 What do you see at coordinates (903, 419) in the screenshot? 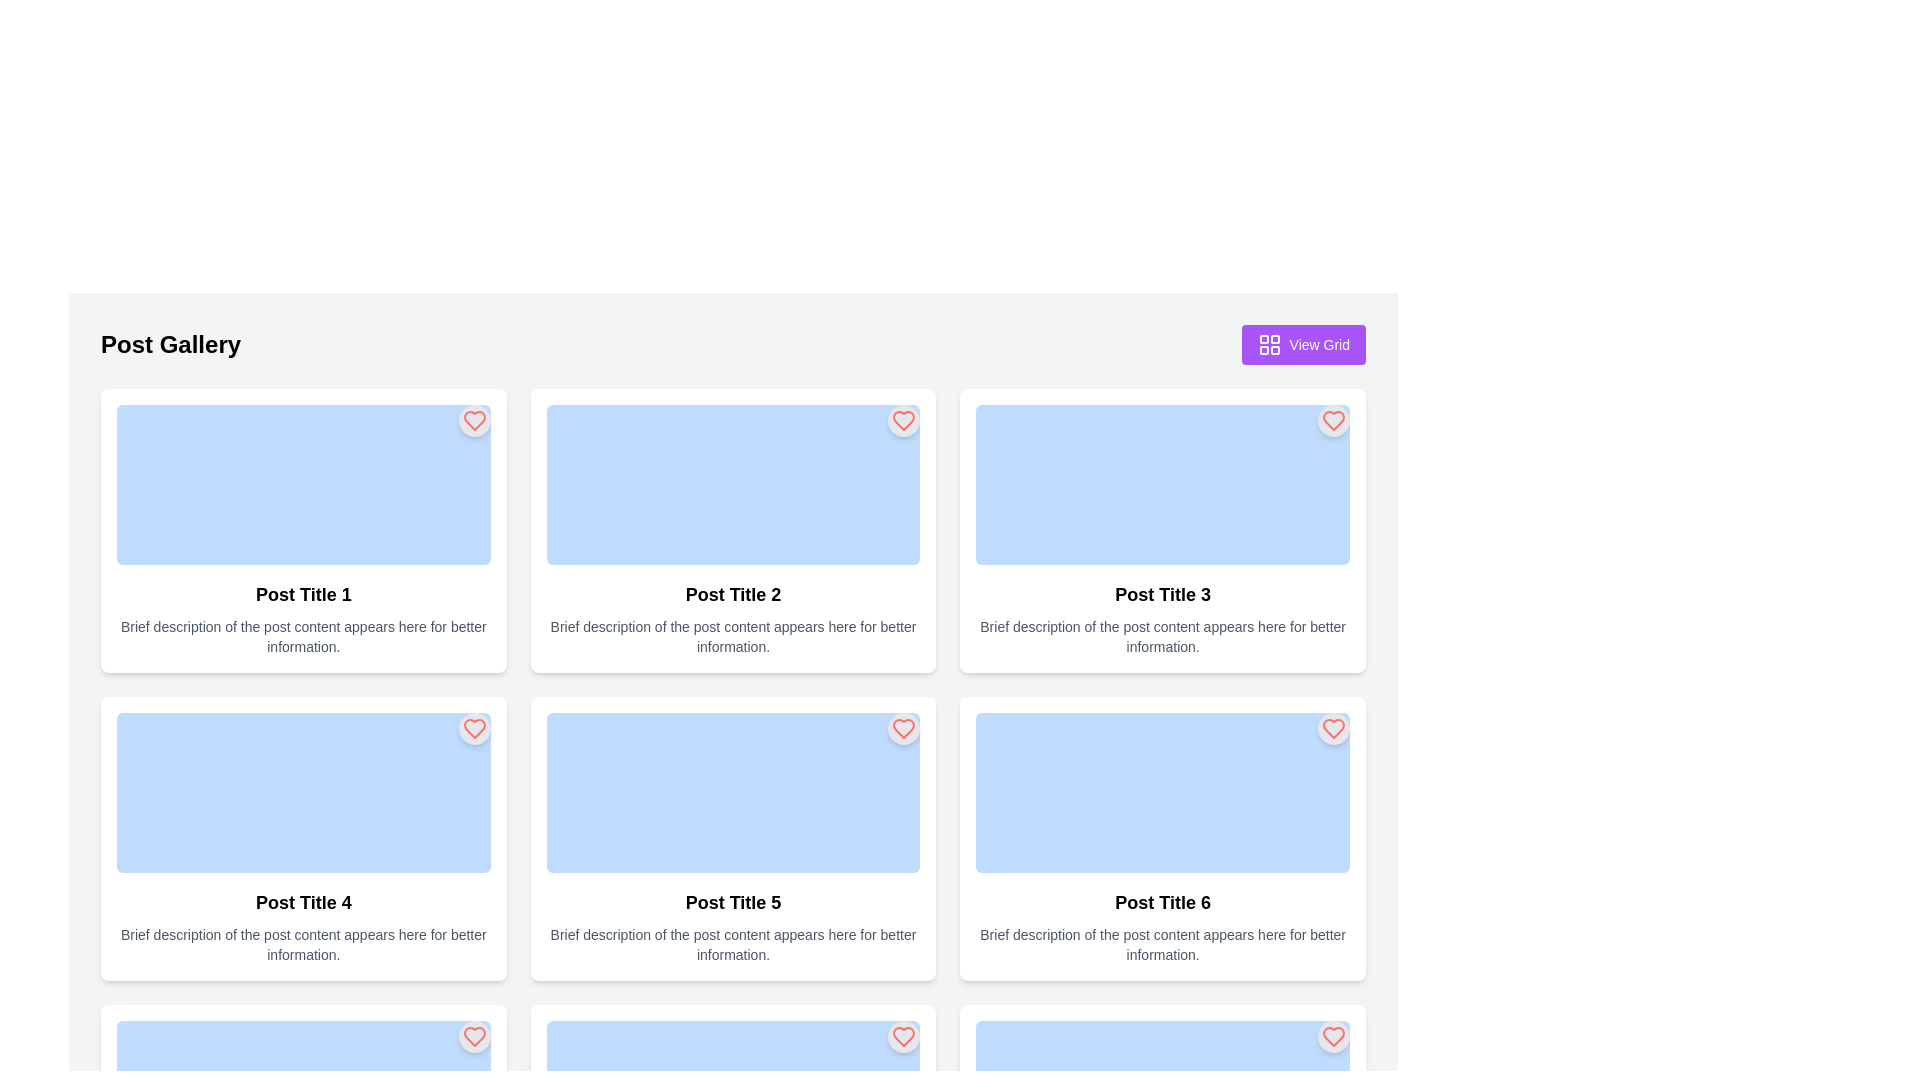
I see `the red heart icon at the top-right corner of the second post card titled 'Post Title 2'` at bounding box center [903, 419].